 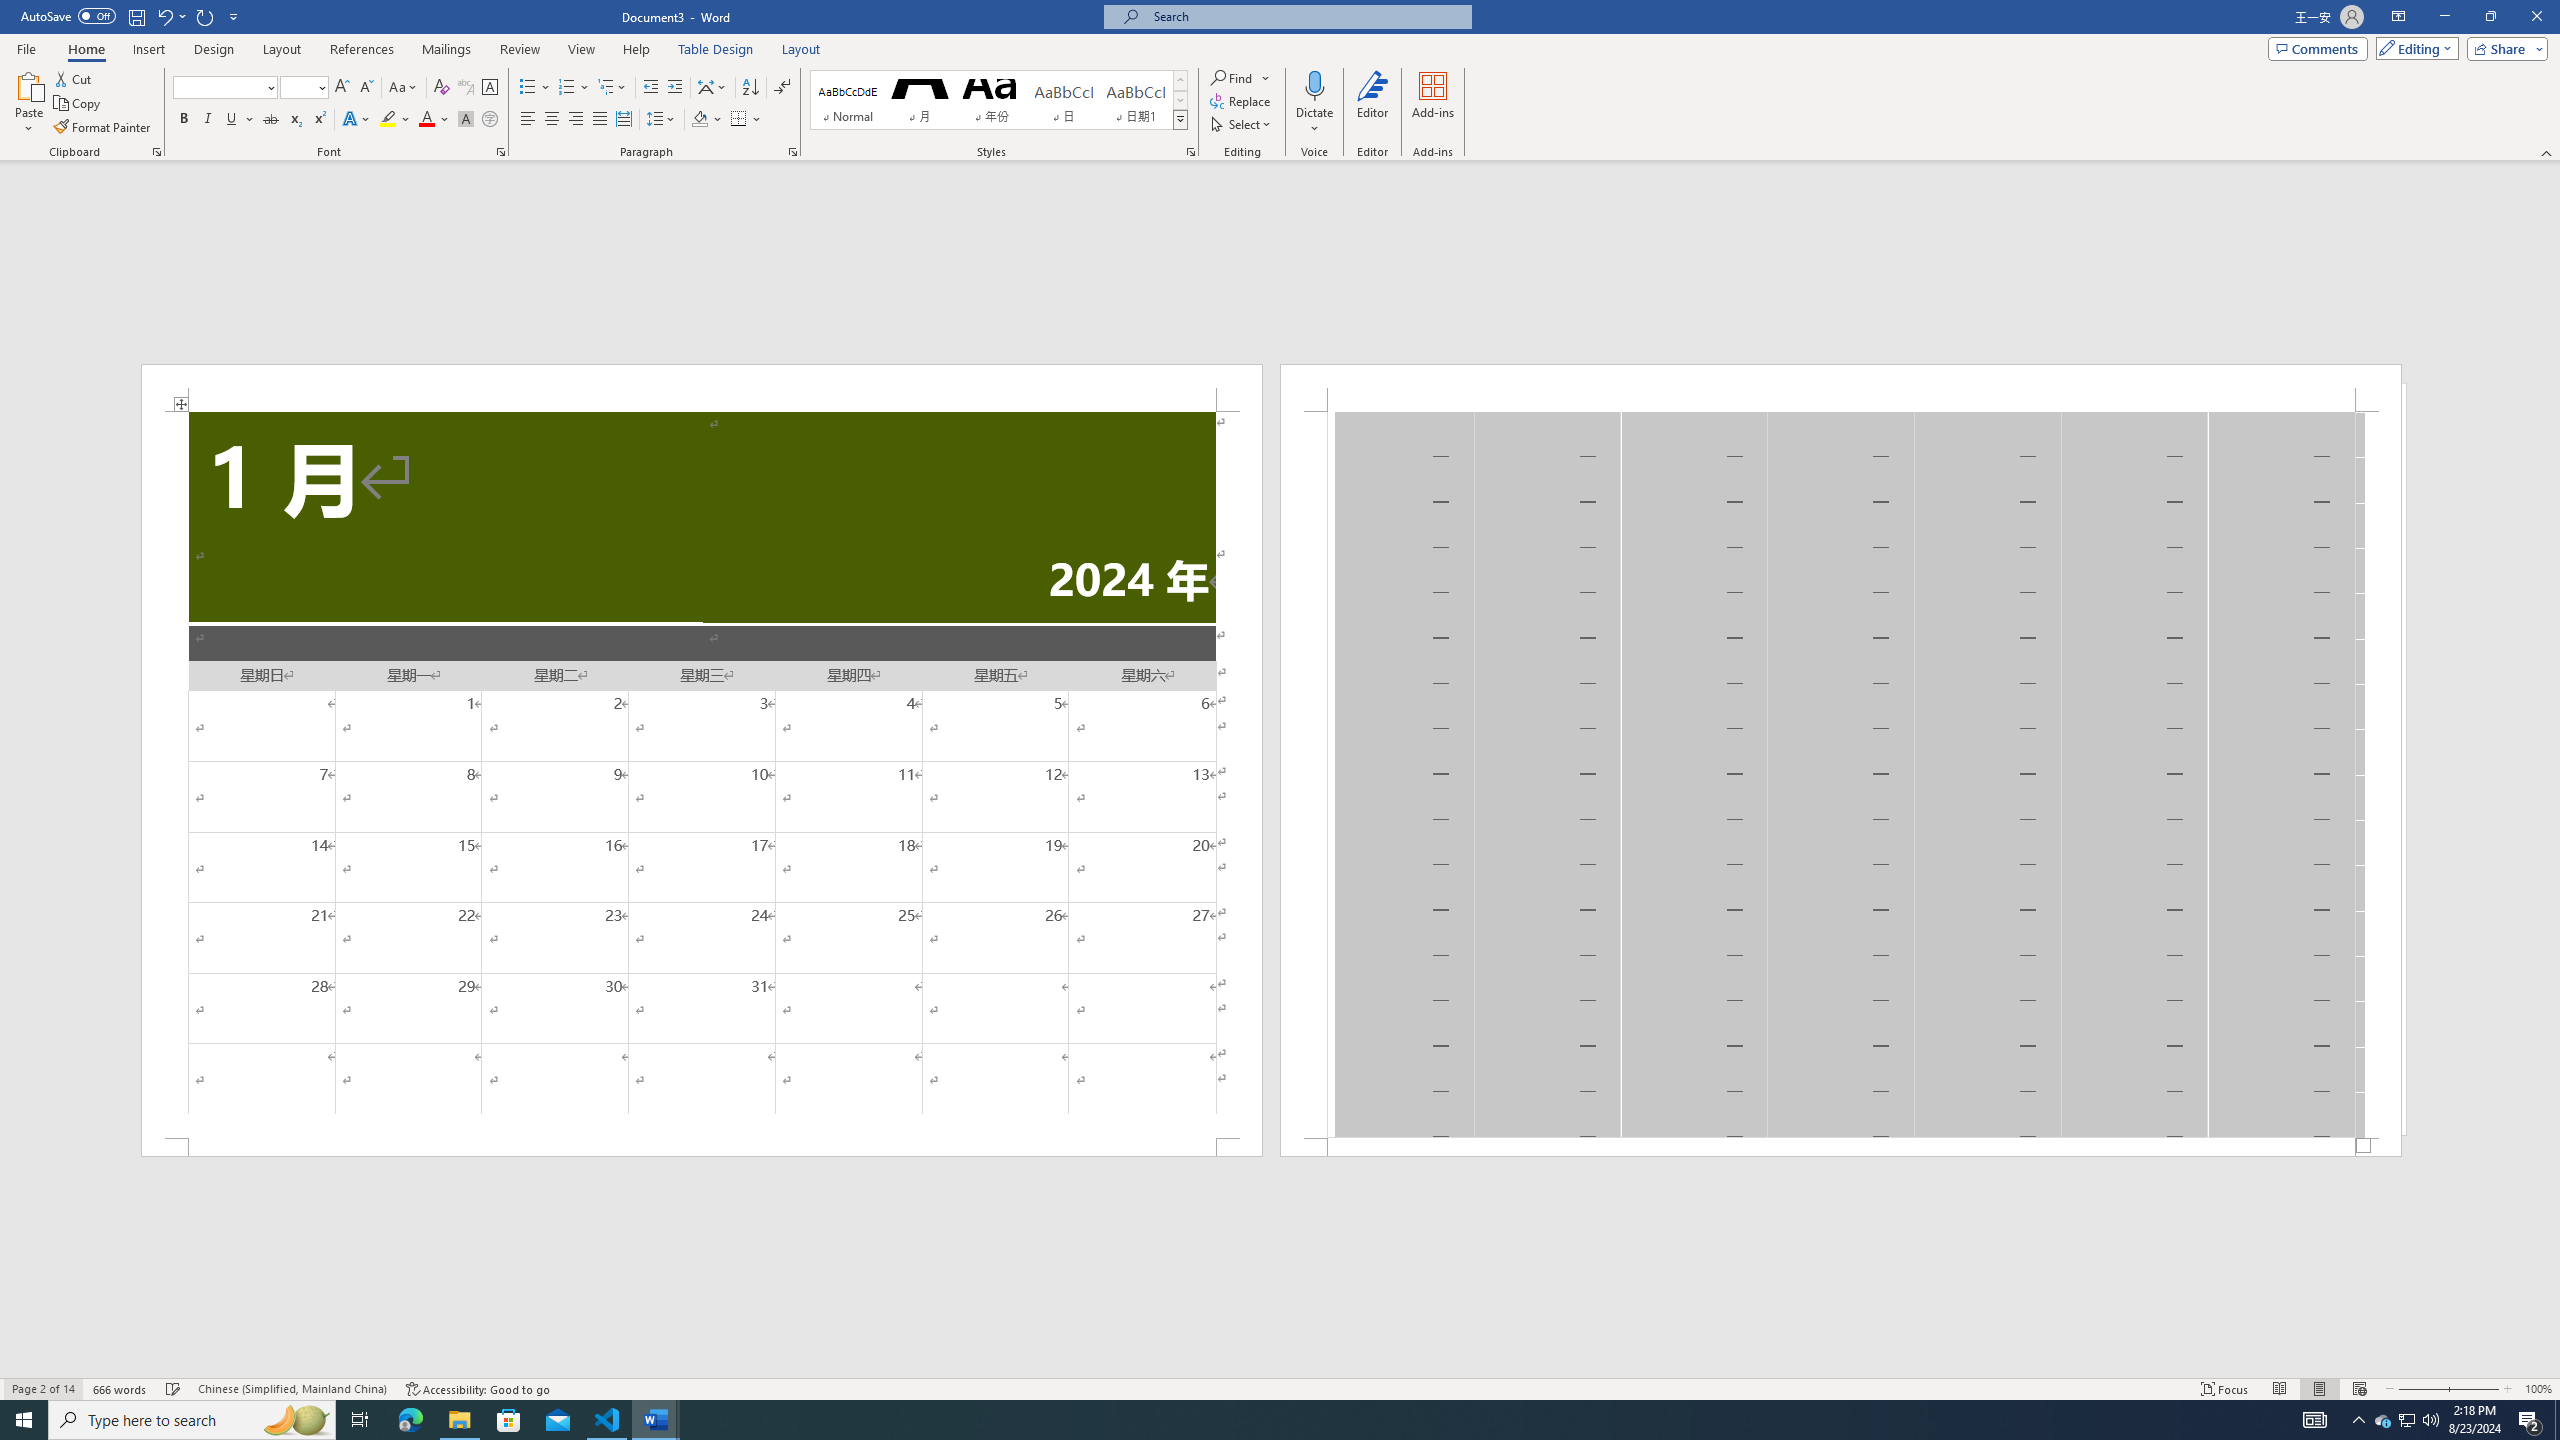 I want to click on 'Align Right', so click(x=575, y=118).